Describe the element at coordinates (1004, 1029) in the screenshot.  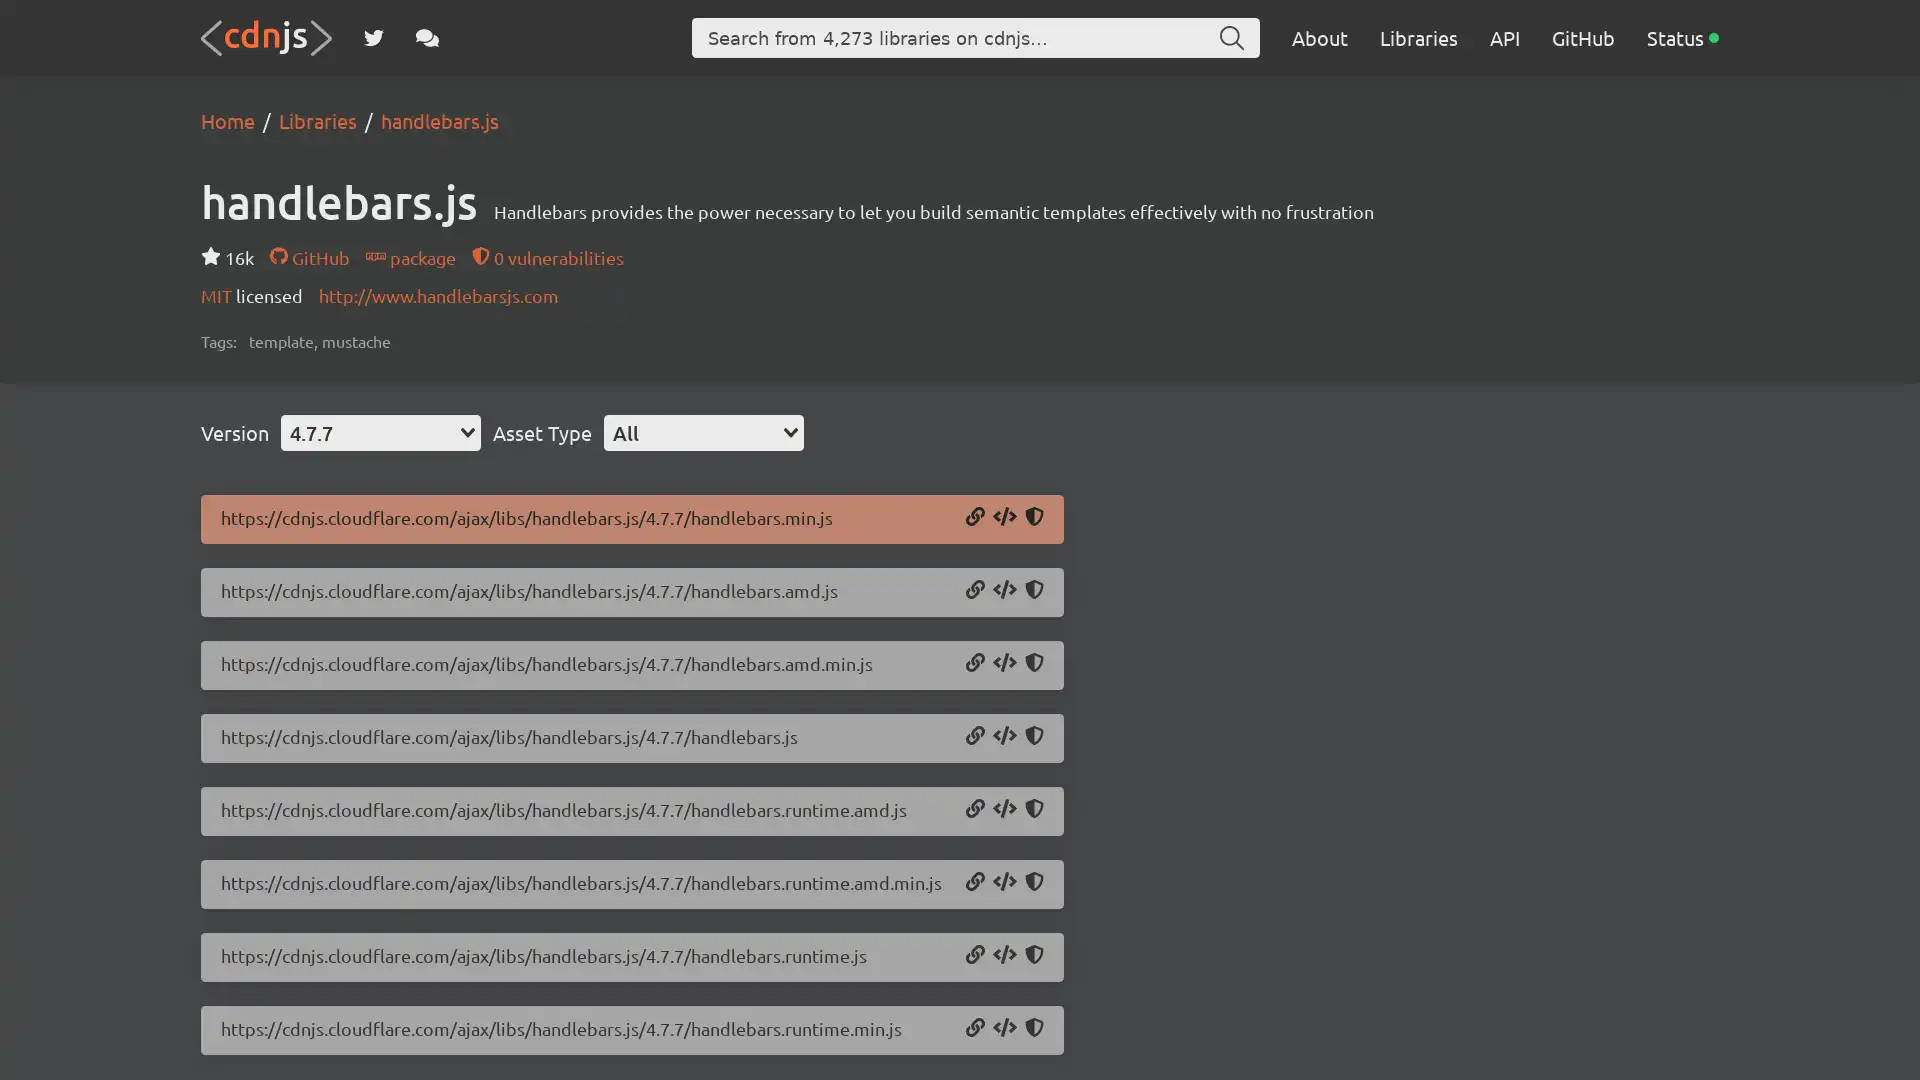
I see `Copy Script Tag` at that location.